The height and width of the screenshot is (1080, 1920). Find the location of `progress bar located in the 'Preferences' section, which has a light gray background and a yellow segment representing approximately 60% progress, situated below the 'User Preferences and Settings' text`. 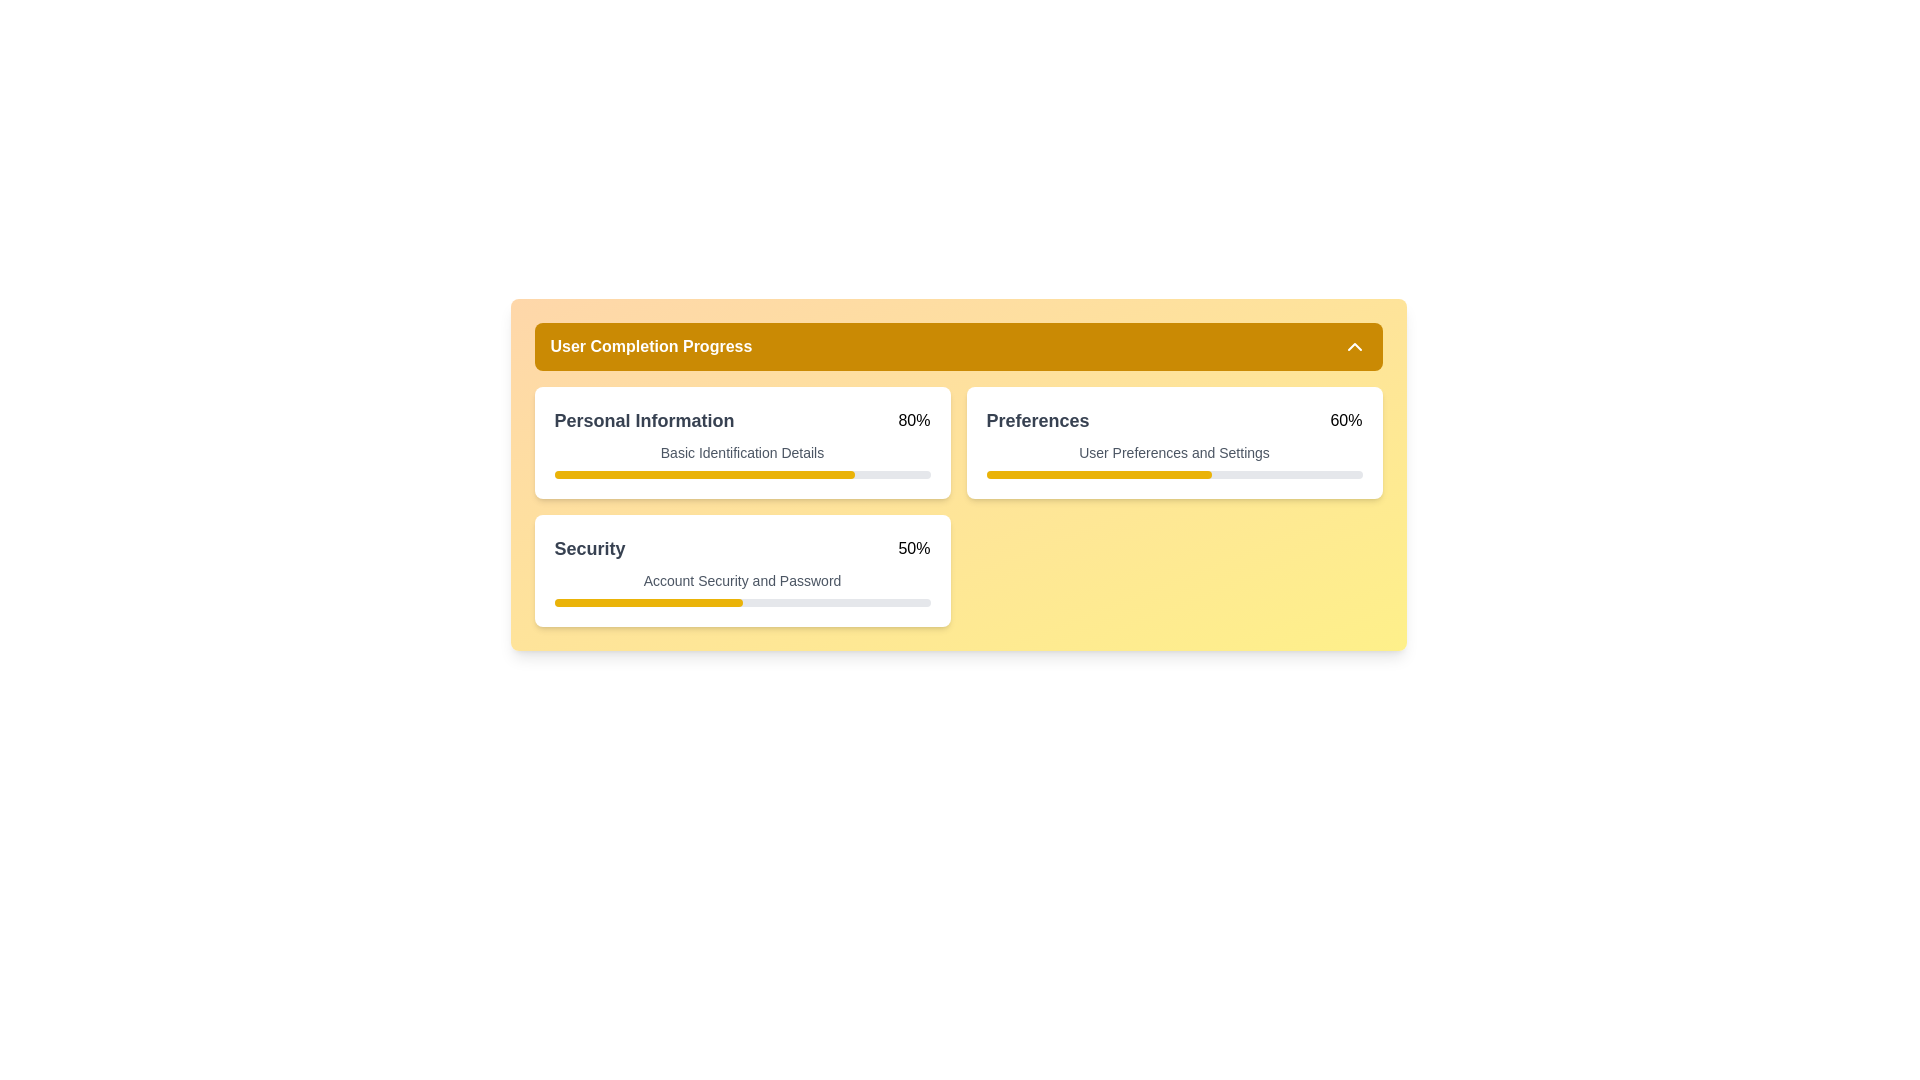

progress bar located in the 'Preferences' section, which has a light gray background and a yellow segment representing approximately 60% progress, situated below the 'User Preferences and Settings' text is located at coordinates (1174, 474).